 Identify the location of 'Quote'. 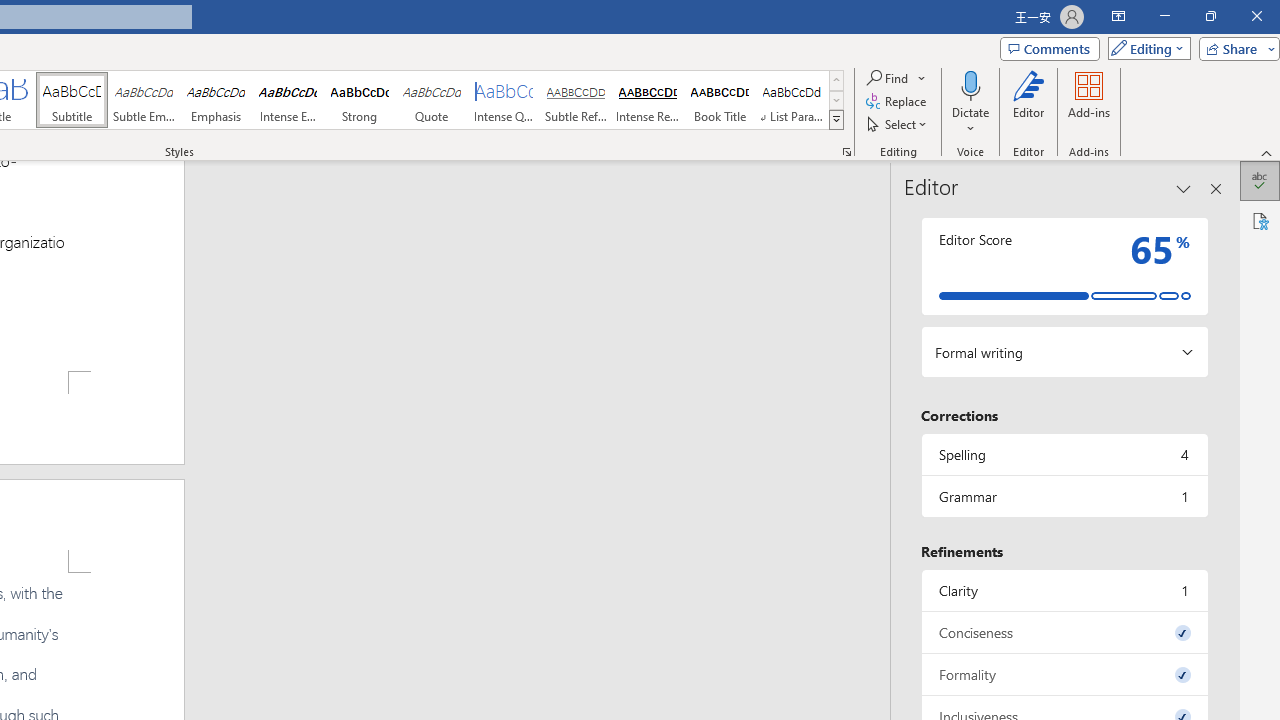
(431, 100).